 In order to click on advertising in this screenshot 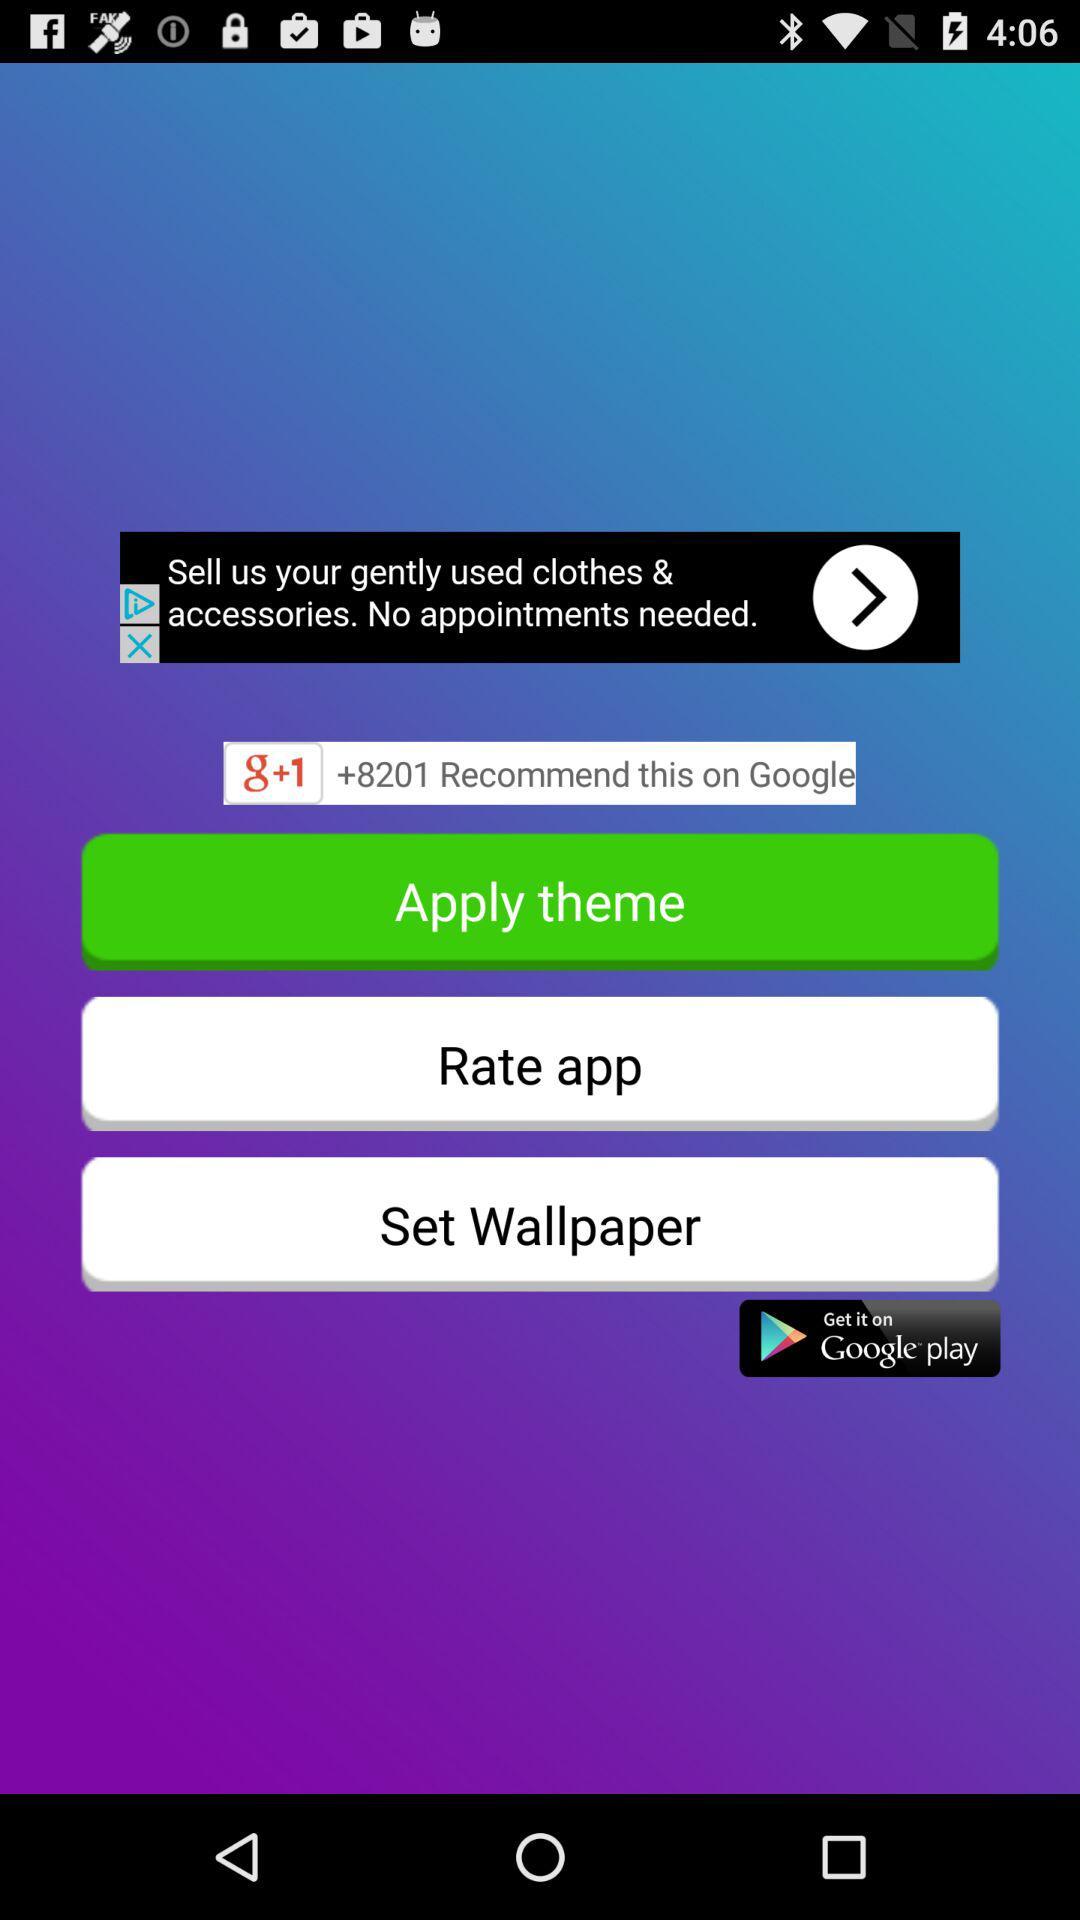, I will do `click(540, 596)`.